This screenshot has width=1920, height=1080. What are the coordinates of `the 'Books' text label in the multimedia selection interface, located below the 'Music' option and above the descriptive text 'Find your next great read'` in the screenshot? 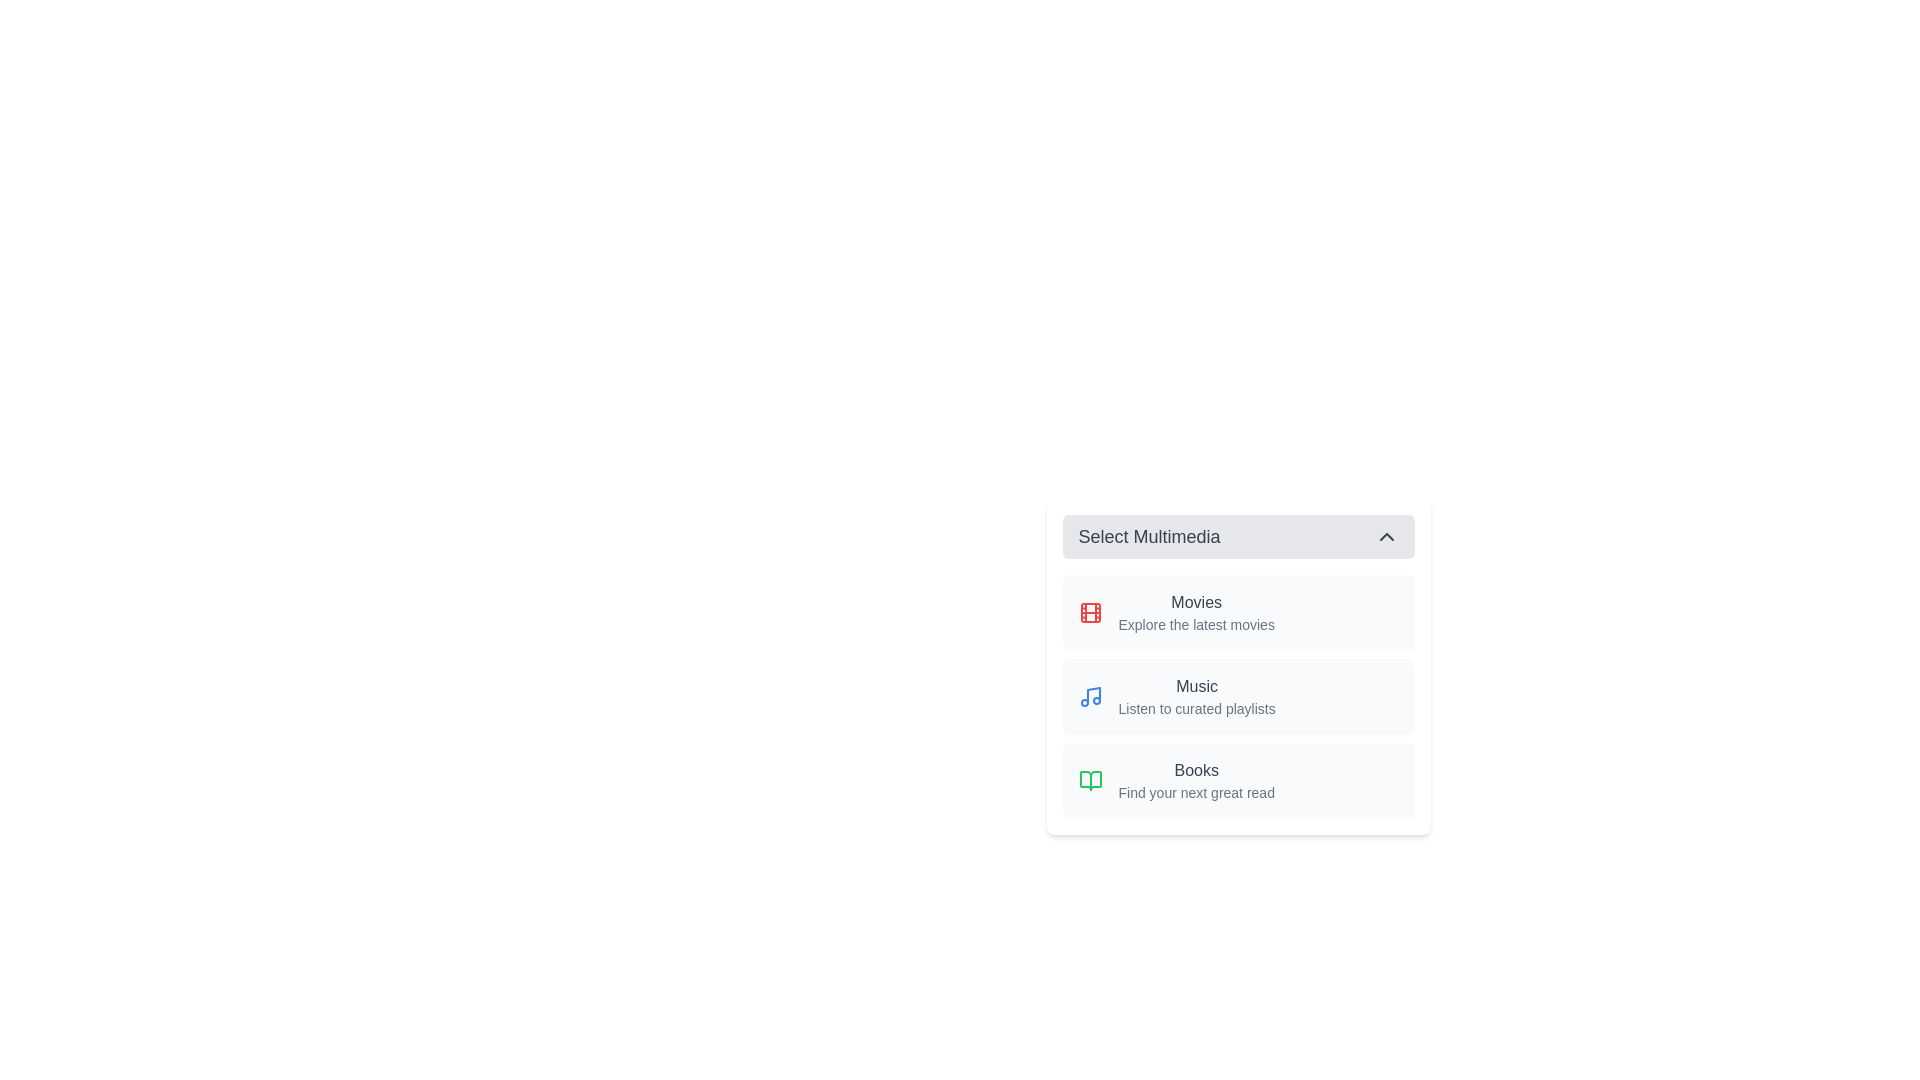 It's located at (1196, 770).